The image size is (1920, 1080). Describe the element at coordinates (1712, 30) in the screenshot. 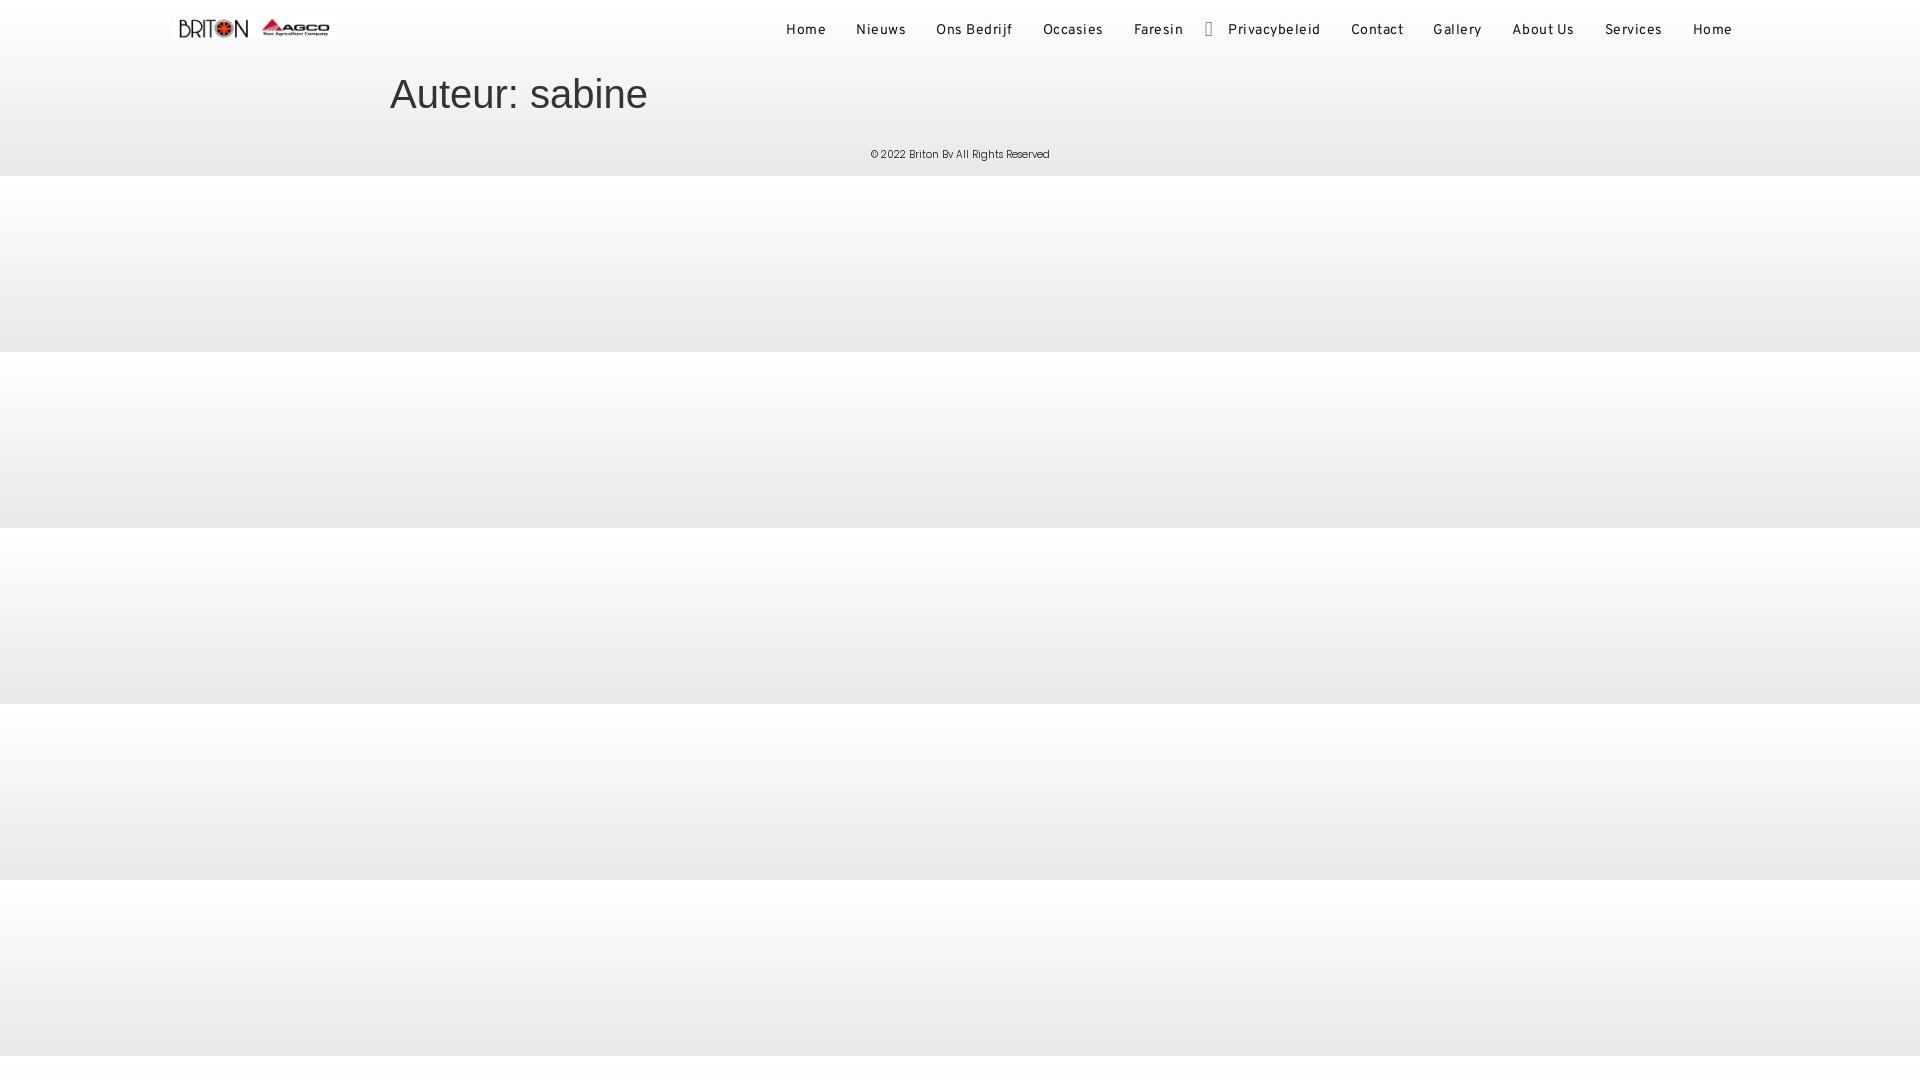

I see `'Home'` at that location.